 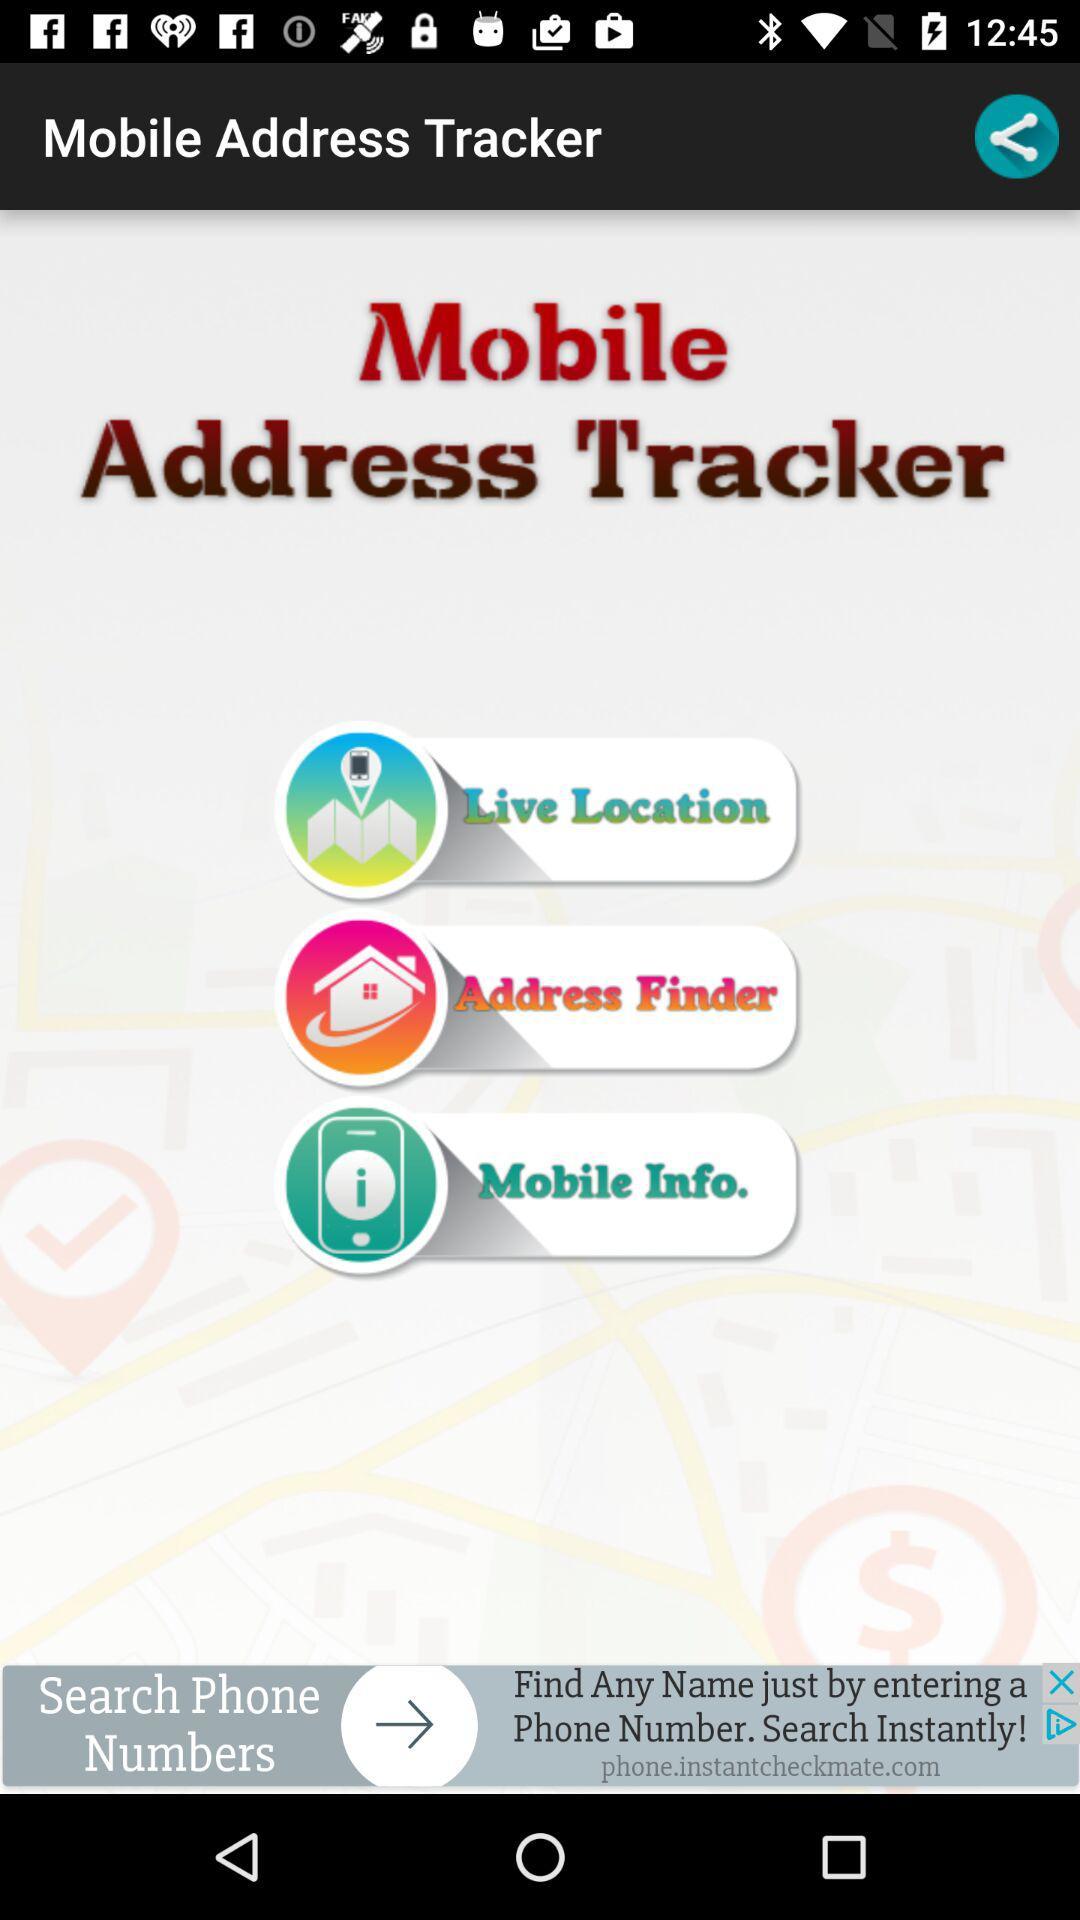 I want to click on share advertisement, so click(x=540, y=1727).